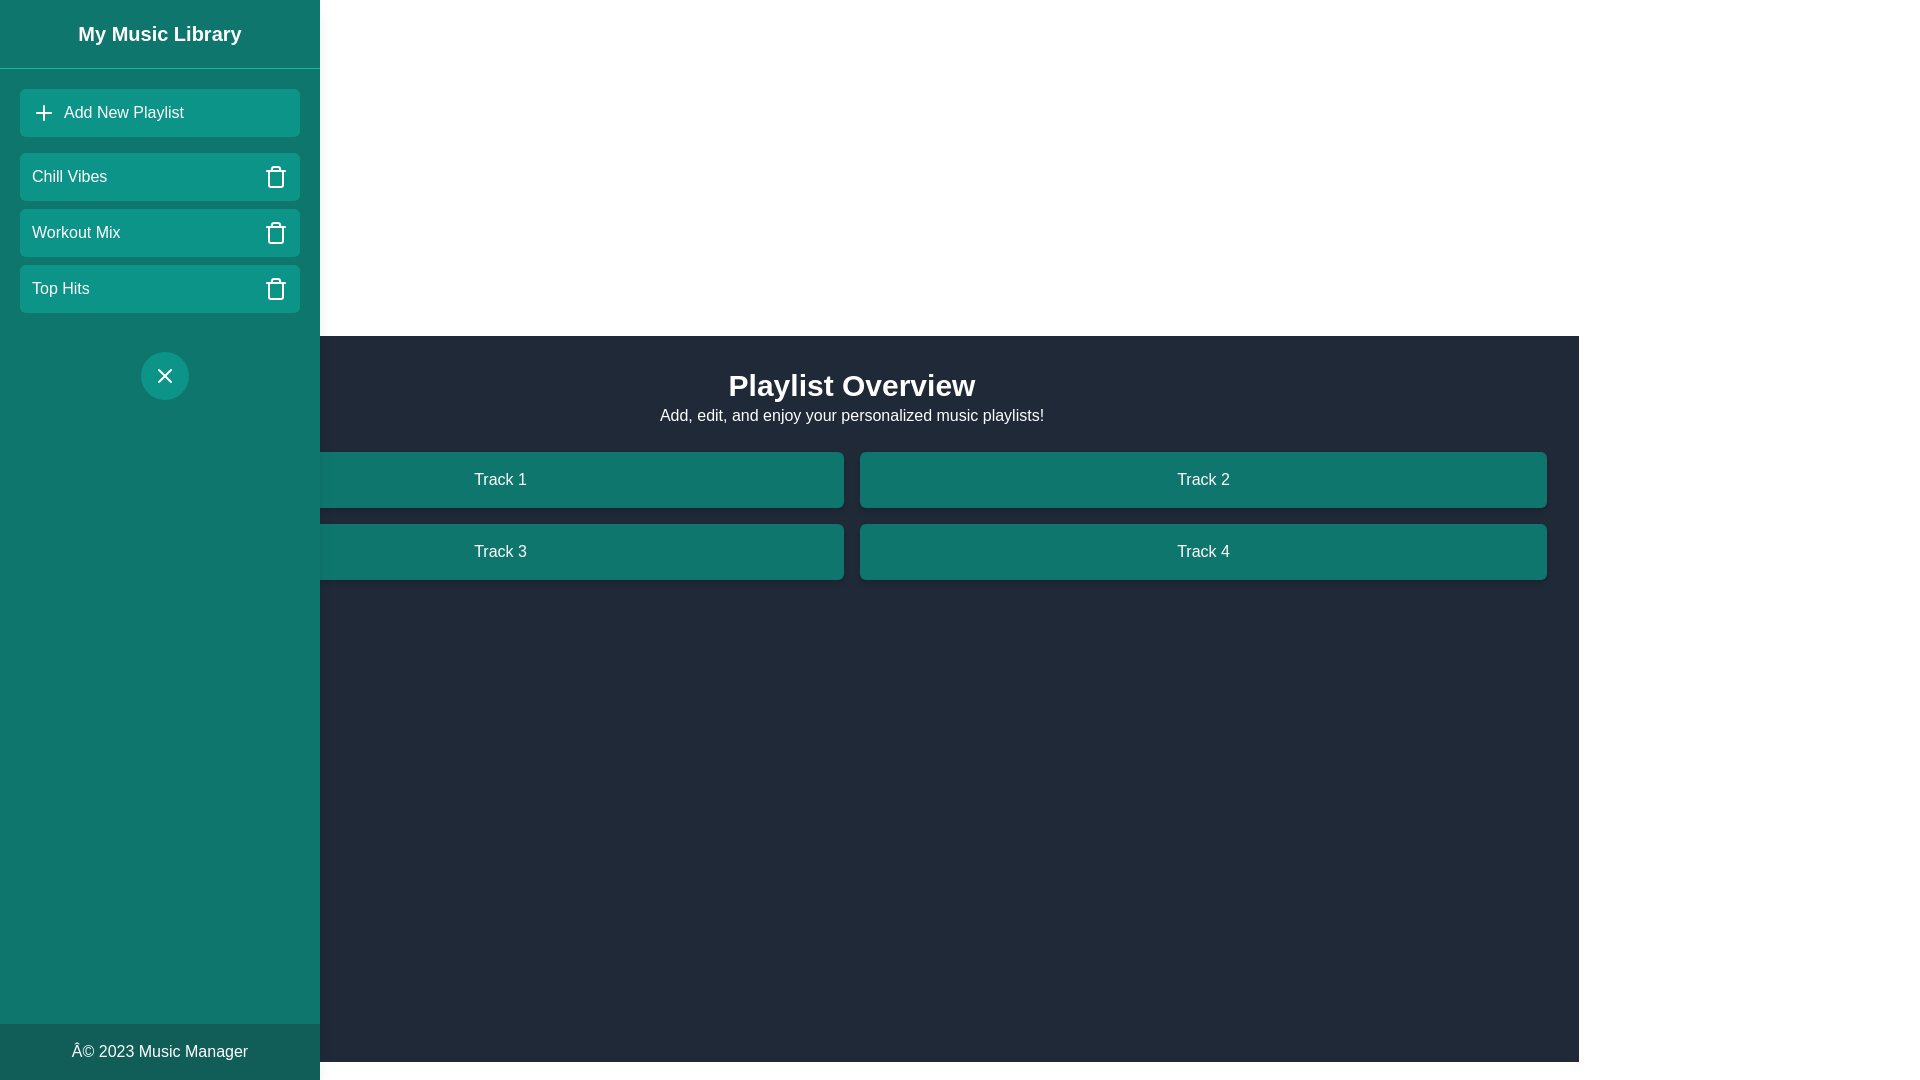 The image size is (1920, 1080). Describe the element at coordinates (500, 479) in the screenshot. I see `the 'Track 1' button, which is a teal button with white text displaying 'Track 1' and is located in the top-left position of a grid layout` at that location.